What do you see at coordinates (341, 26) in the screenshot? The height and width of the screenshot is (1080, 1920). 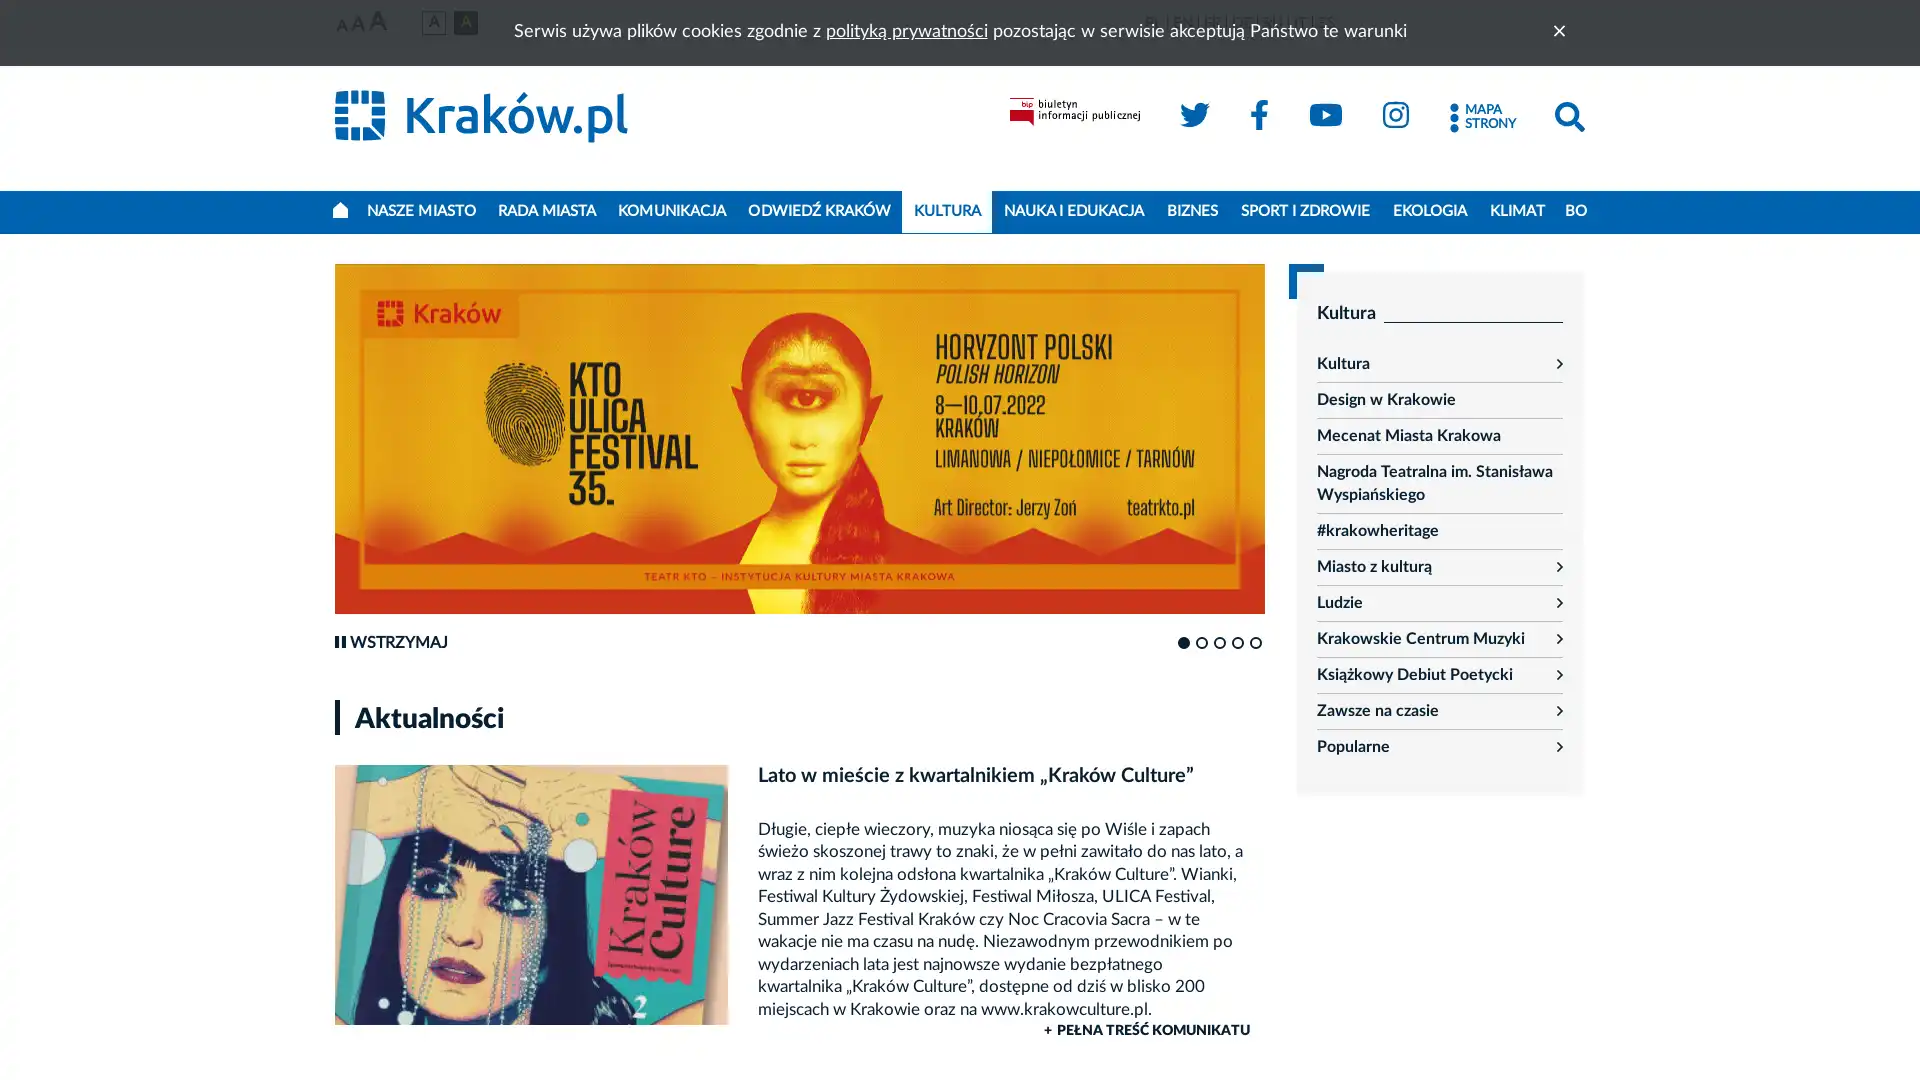 I see `Najmniejsza czcionka` at bounding box center [341, 26].